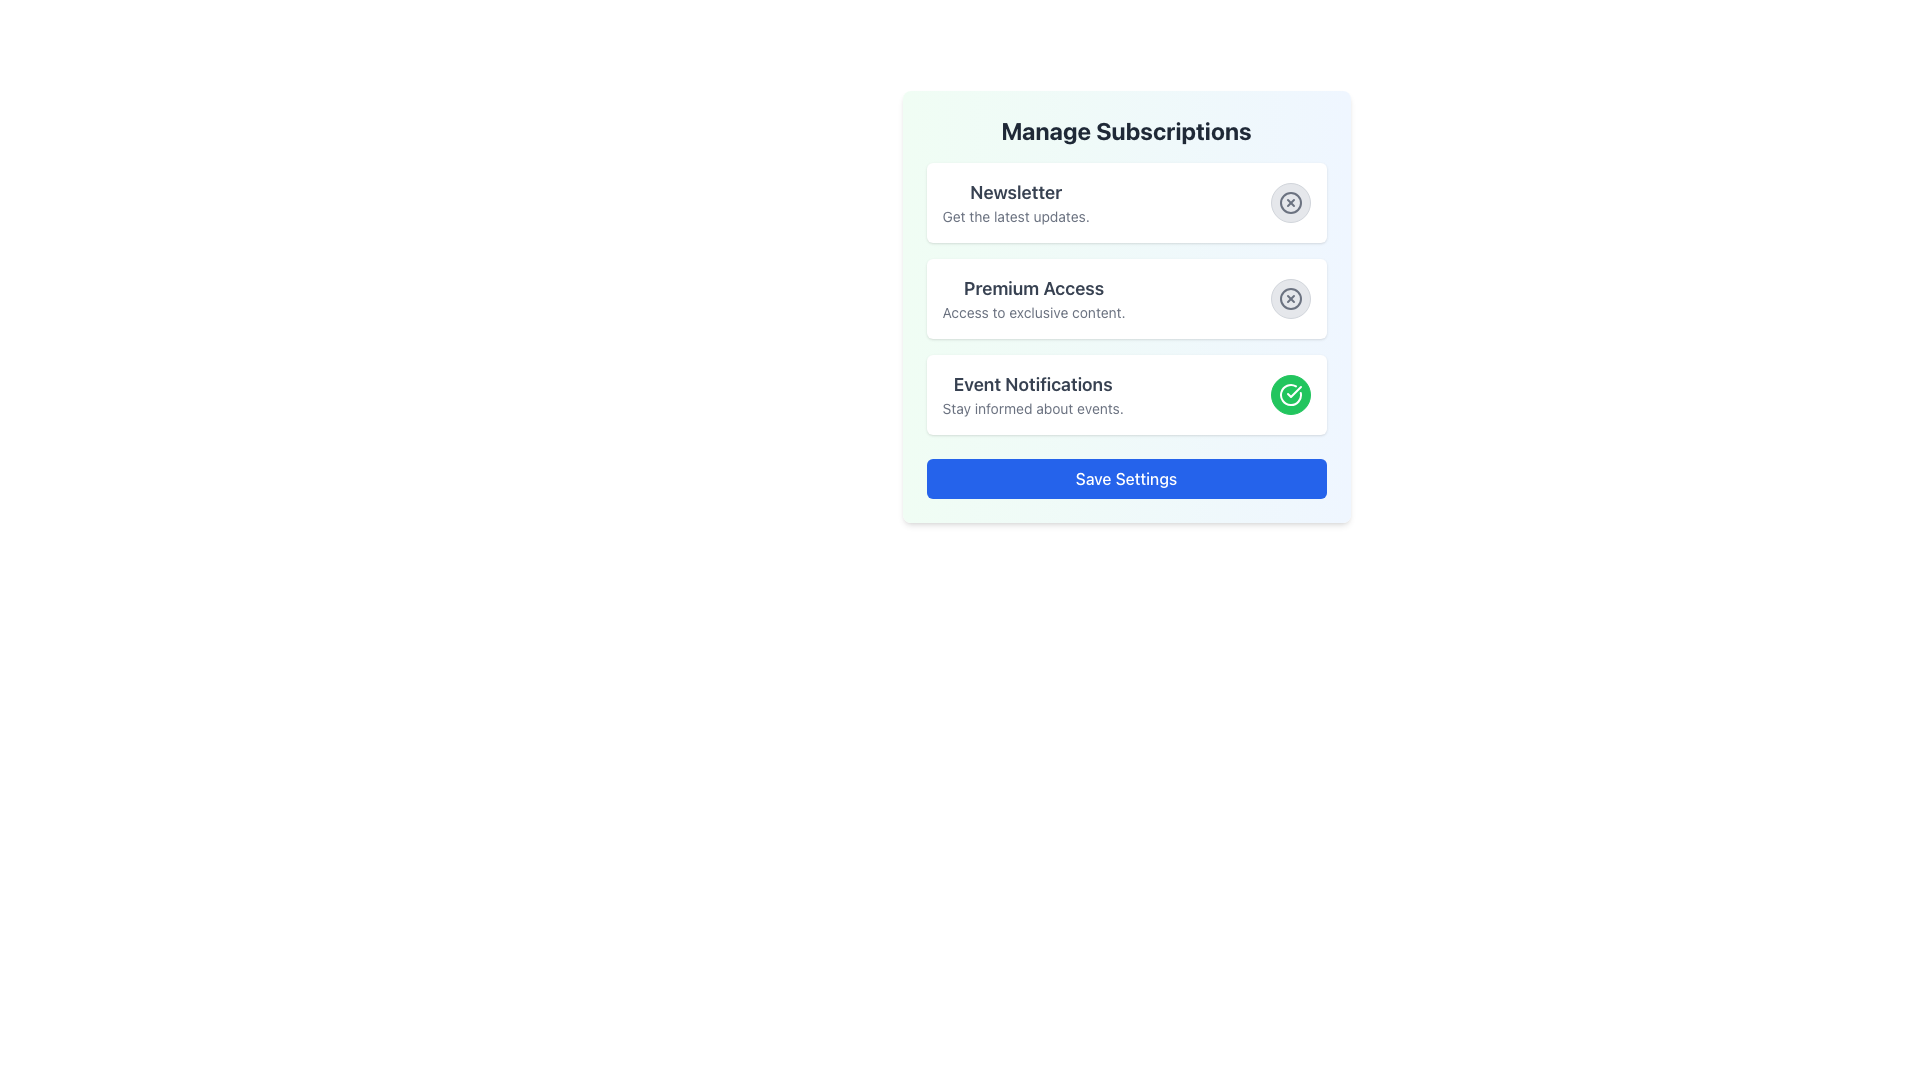 The image size is (1920, 1080). Describe the element at coordinates (1290, 299) in the screenshot. I see `the decorative cancel or close icon within the SVG, located in the second item under 'Premium Access'` at that location.